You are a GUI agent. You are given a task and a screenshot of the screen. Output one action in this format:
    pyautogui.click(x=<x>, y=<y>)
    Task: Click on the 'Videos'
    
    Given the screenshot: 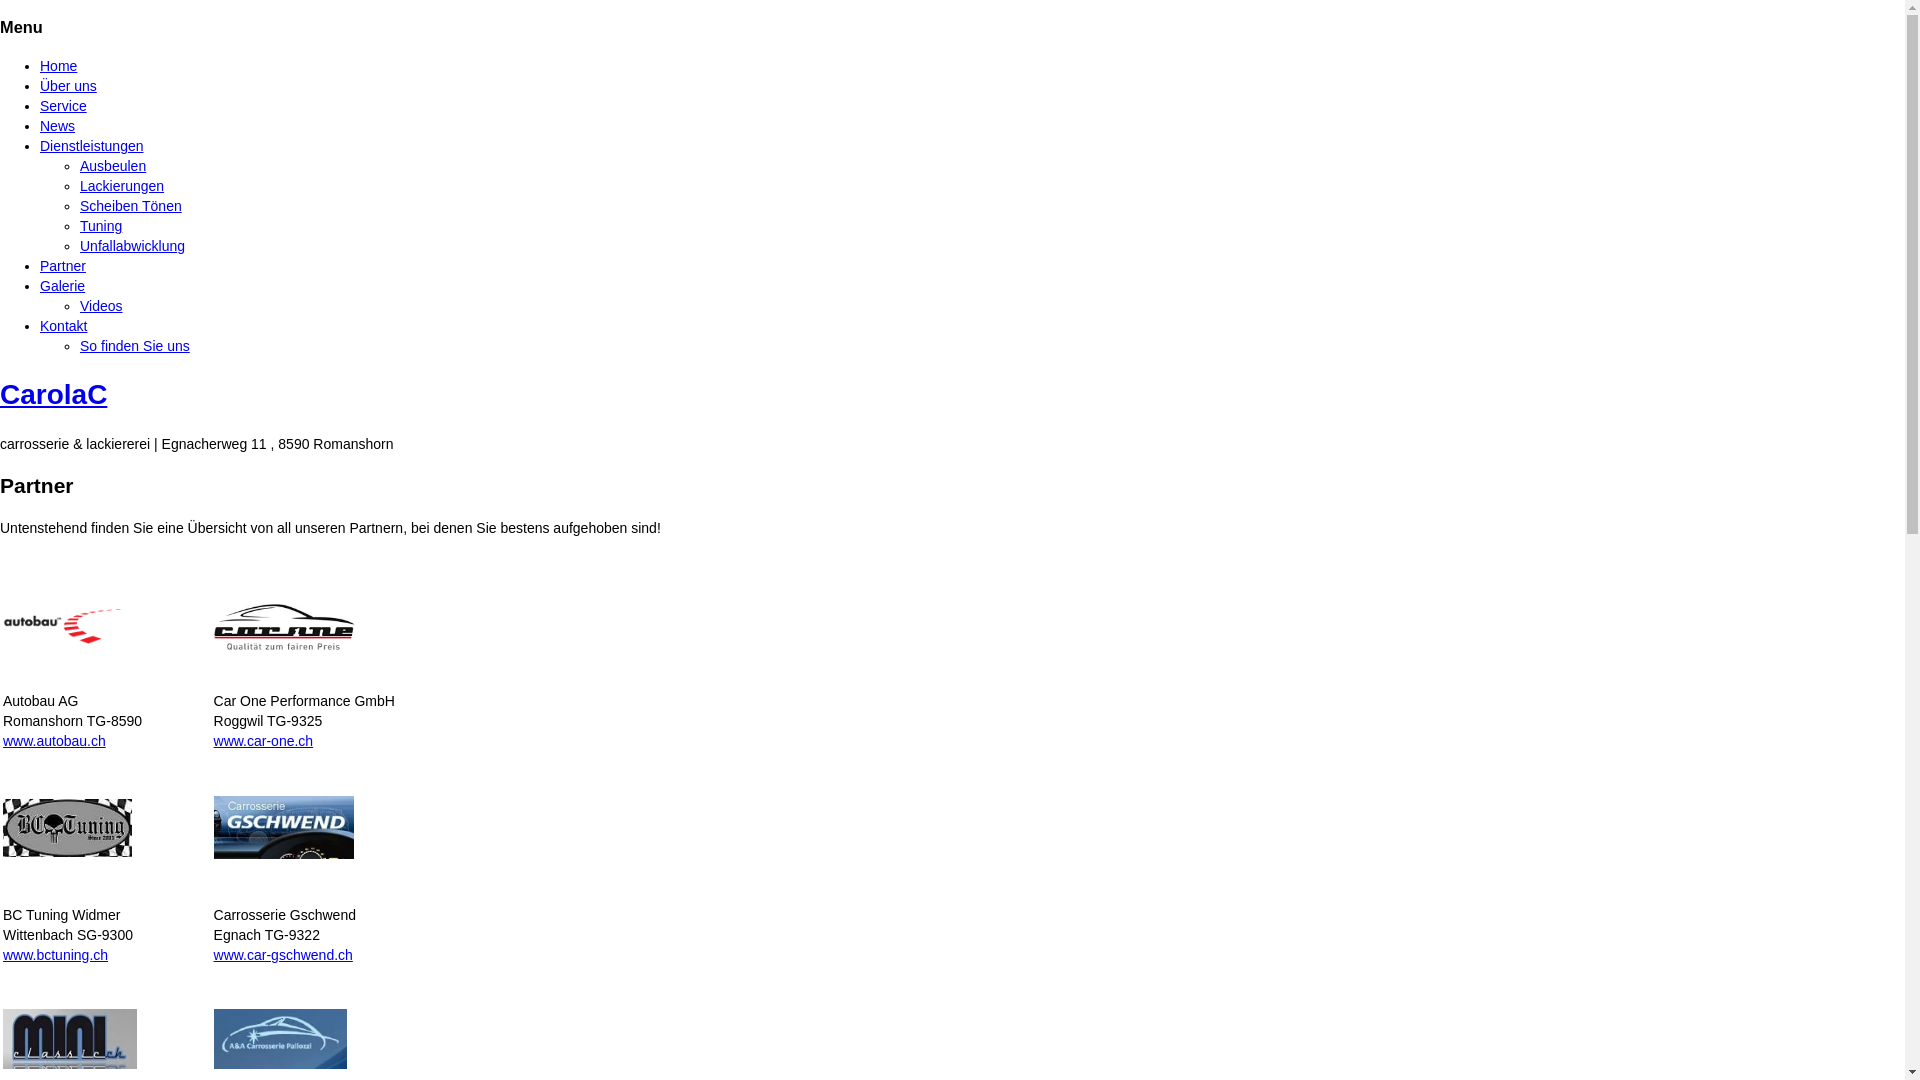 What is the action you would take?
    pyautogui.click(x=100, y=305)
    